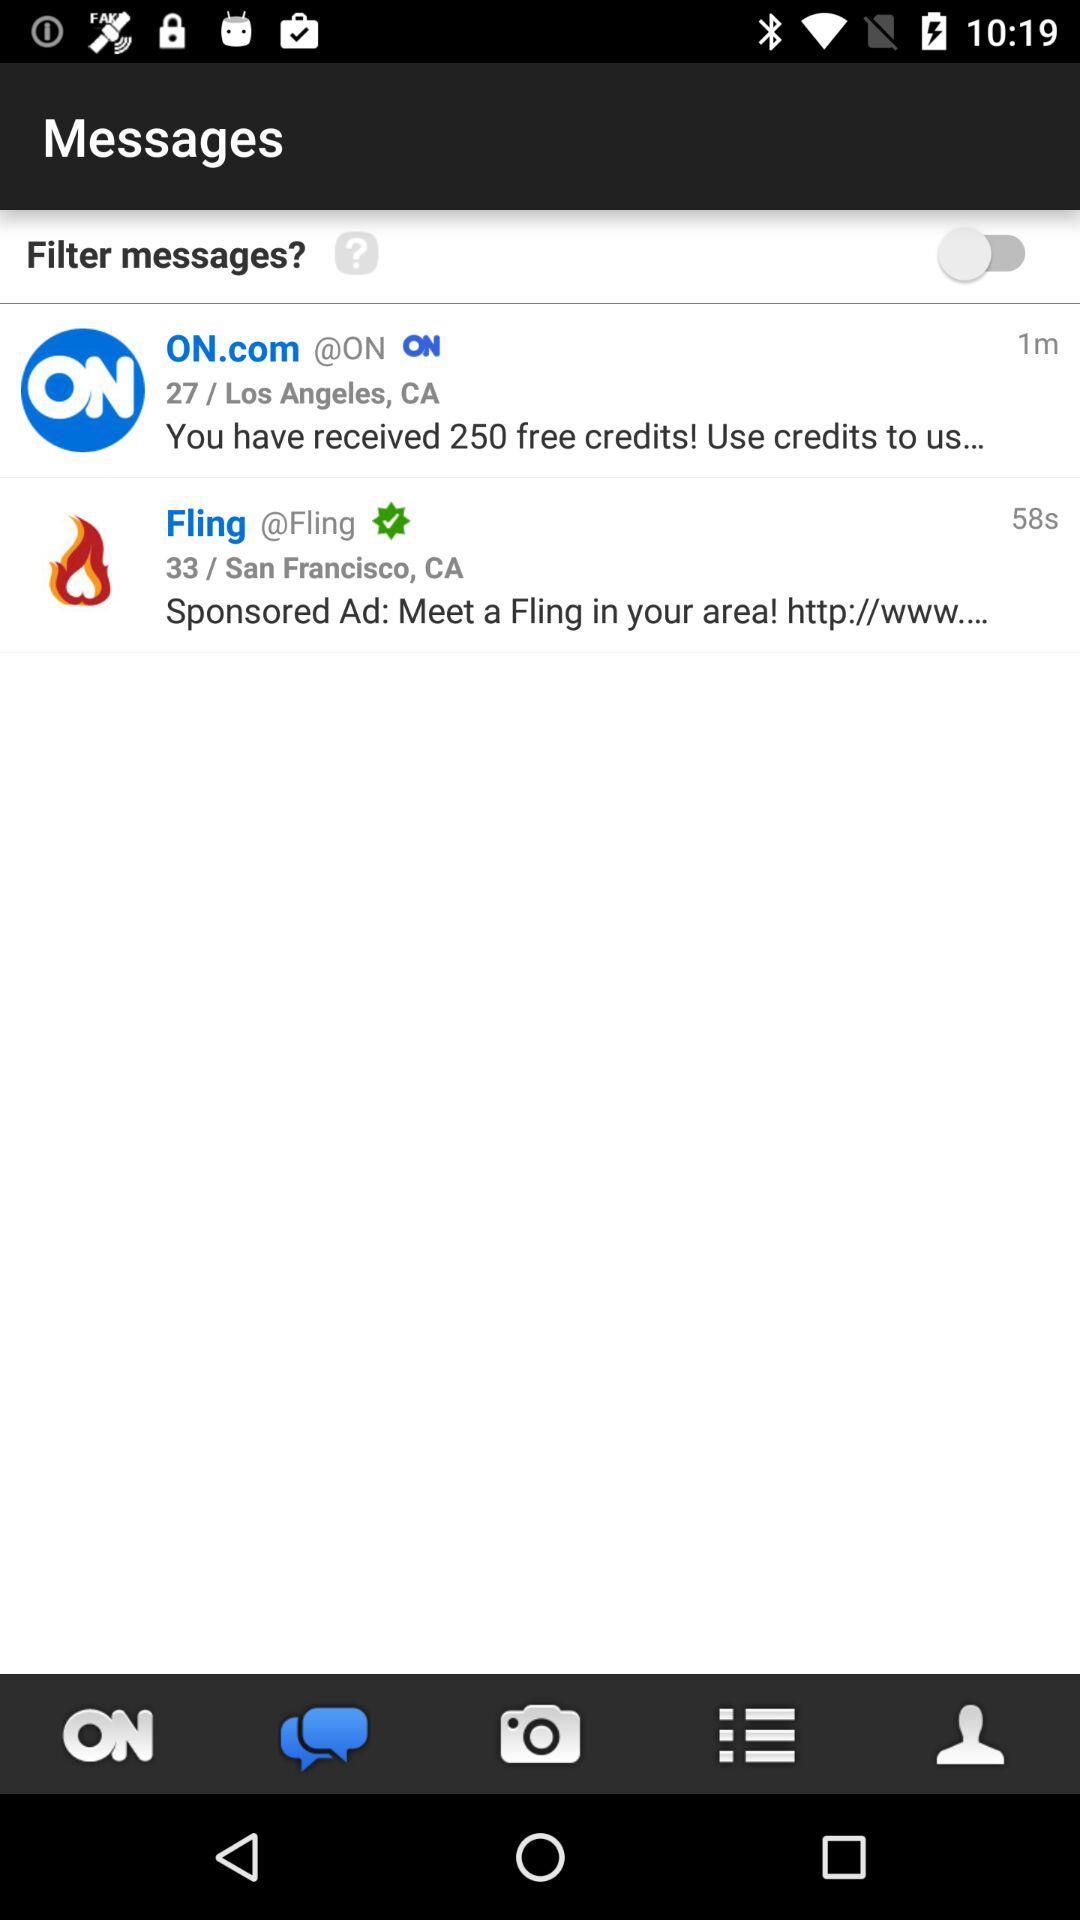  What do you see at coordinates (81, 390) in the screenshot?
I see `goes to the on.com profile` at bounding box center [81, 390].